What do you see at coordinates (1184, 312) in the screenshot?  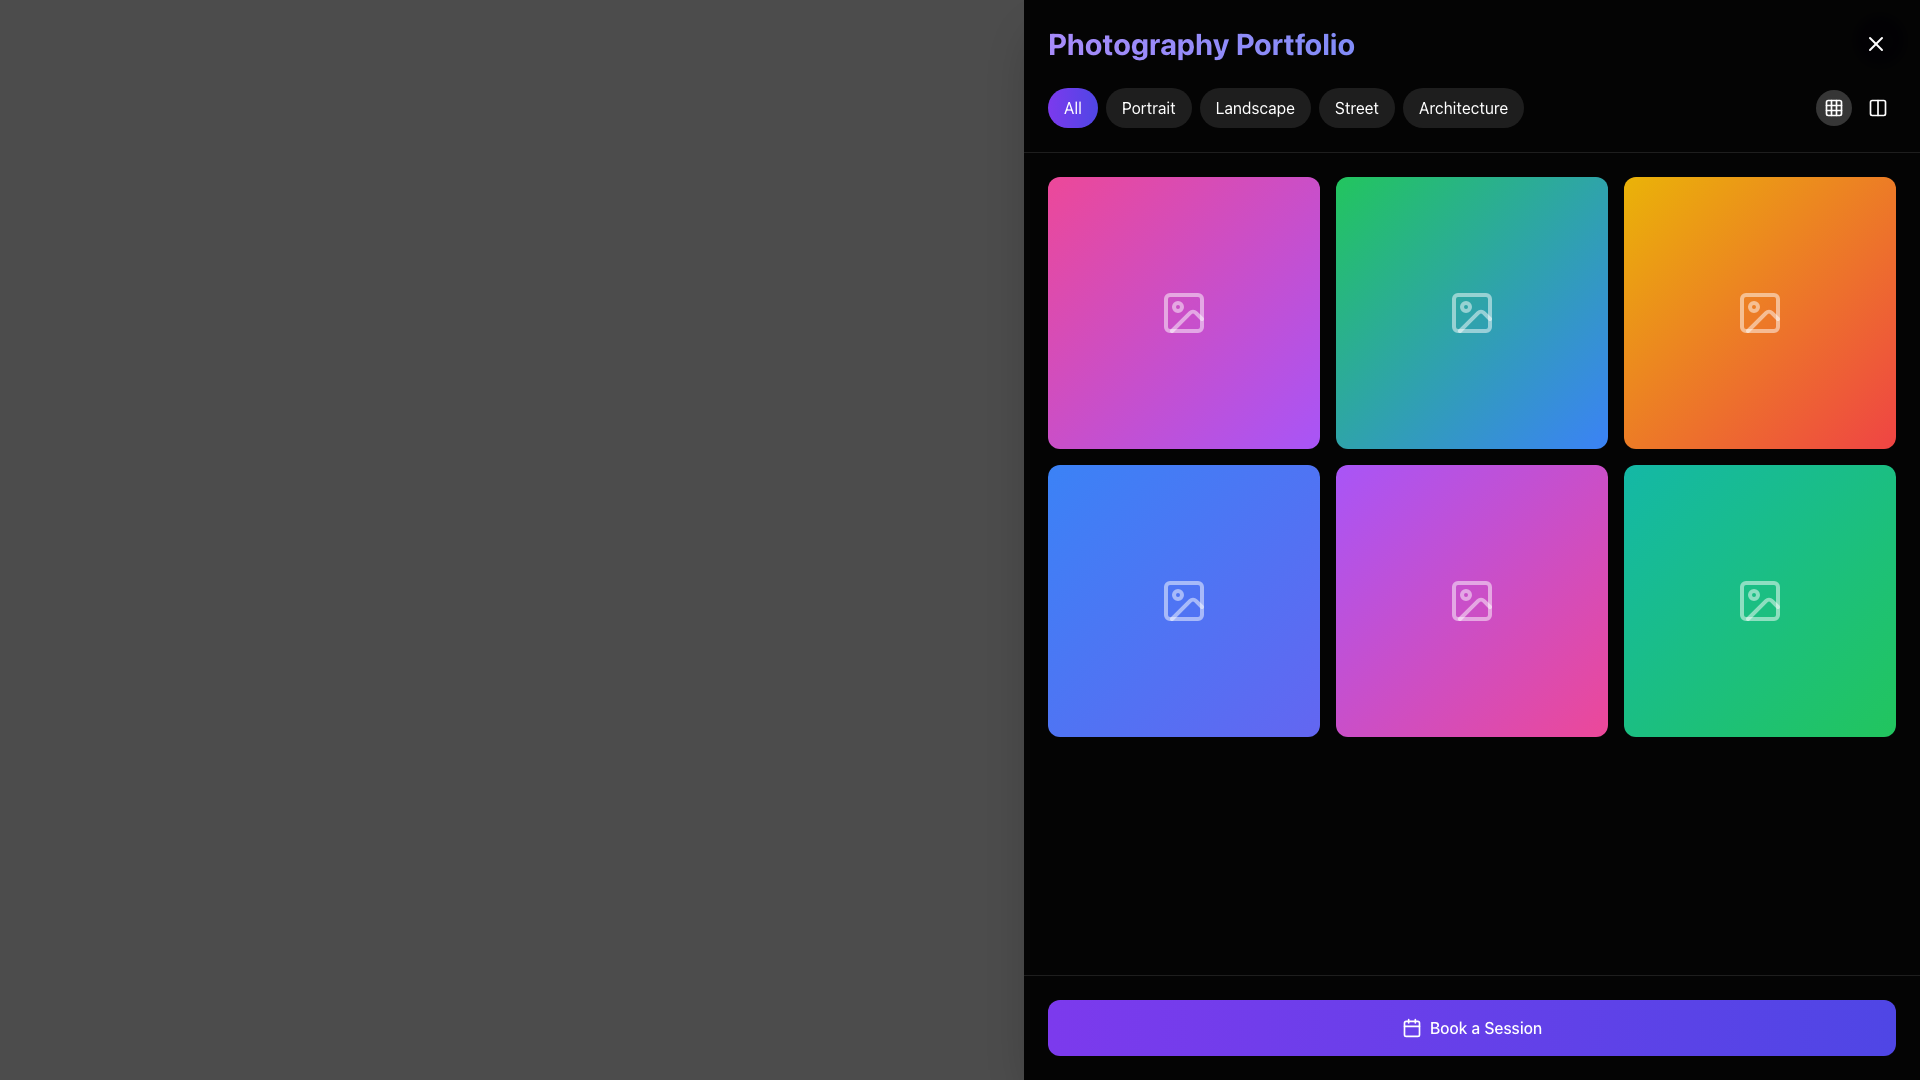 I see `the image icon resembling a photograph with a mountain and a sun, located in the top-left tile of a 3x2 grid, to trigger a tooltip or highlight` at bounding box center [1184, 312].